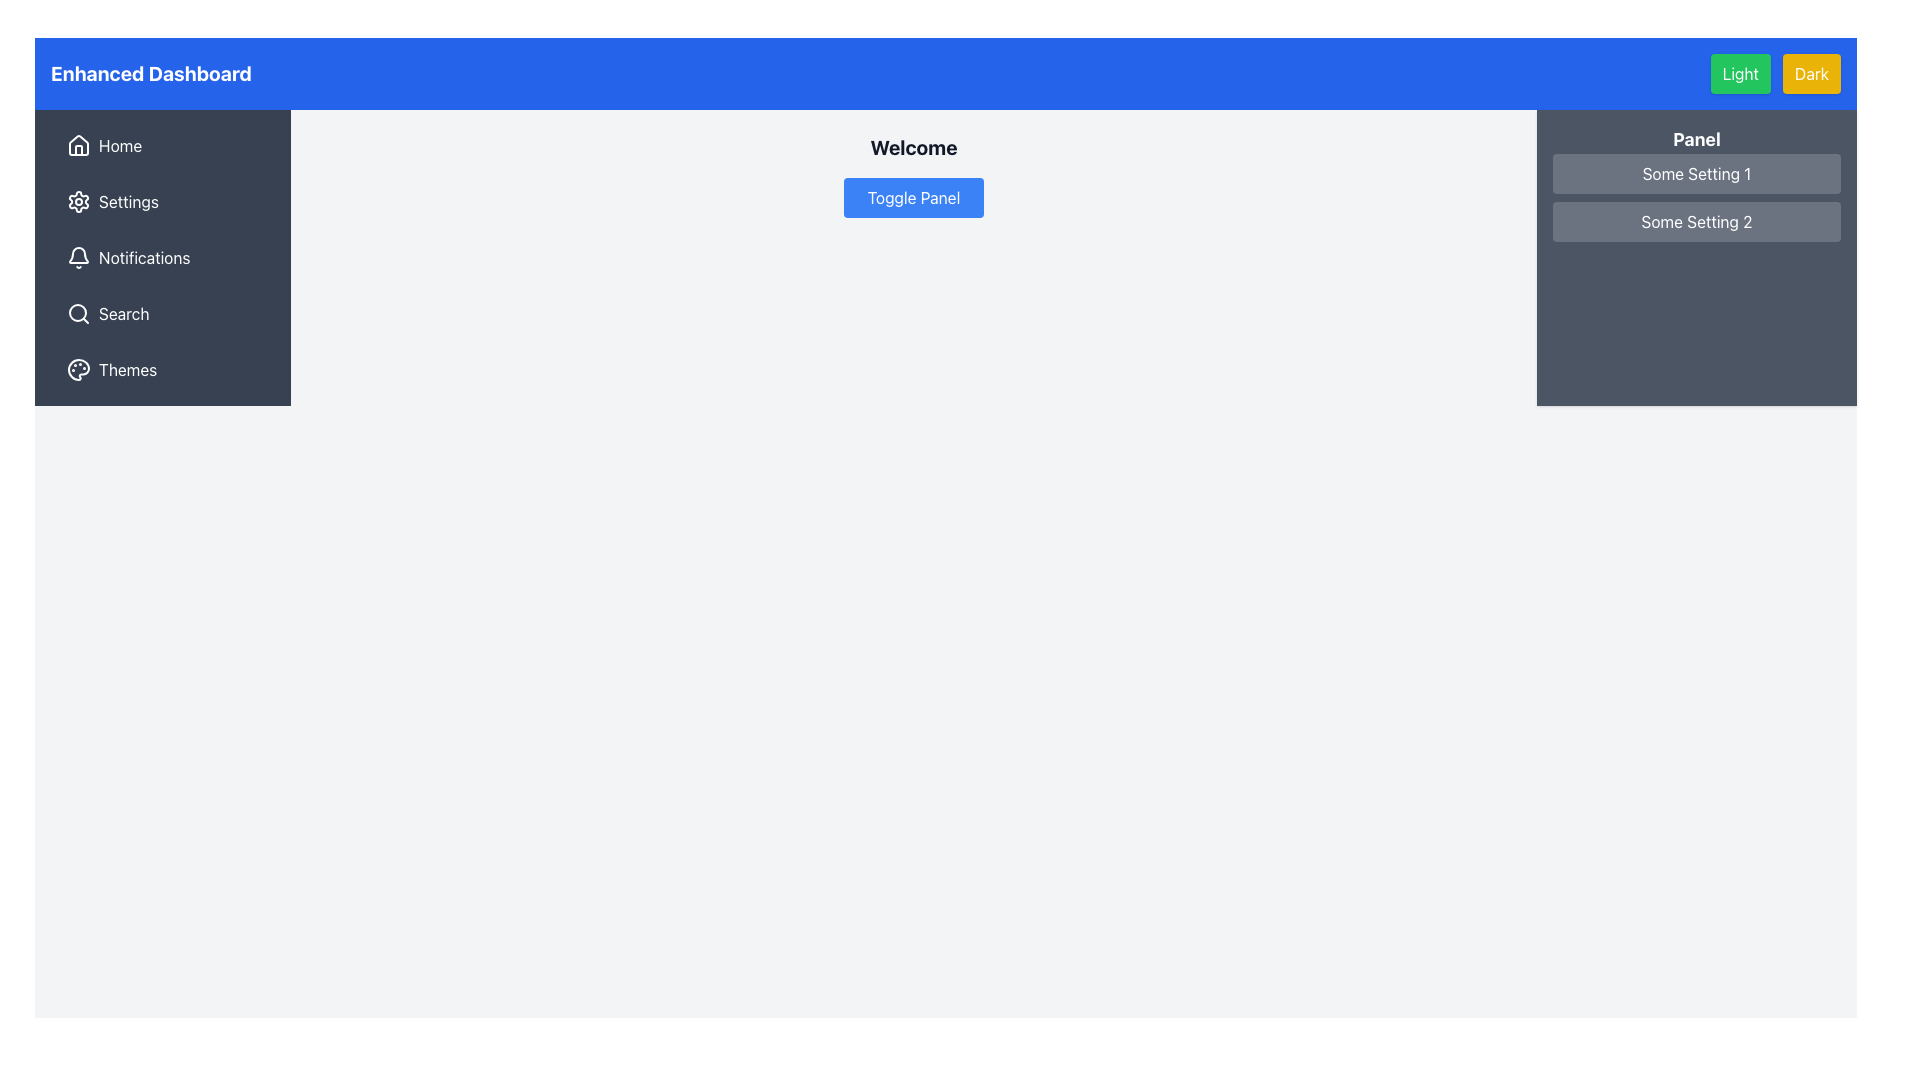  I want to click on the text label displaying 'Panel' in bold white font on a dark gray background, located at the top right of the interface, so click(1696, 138).